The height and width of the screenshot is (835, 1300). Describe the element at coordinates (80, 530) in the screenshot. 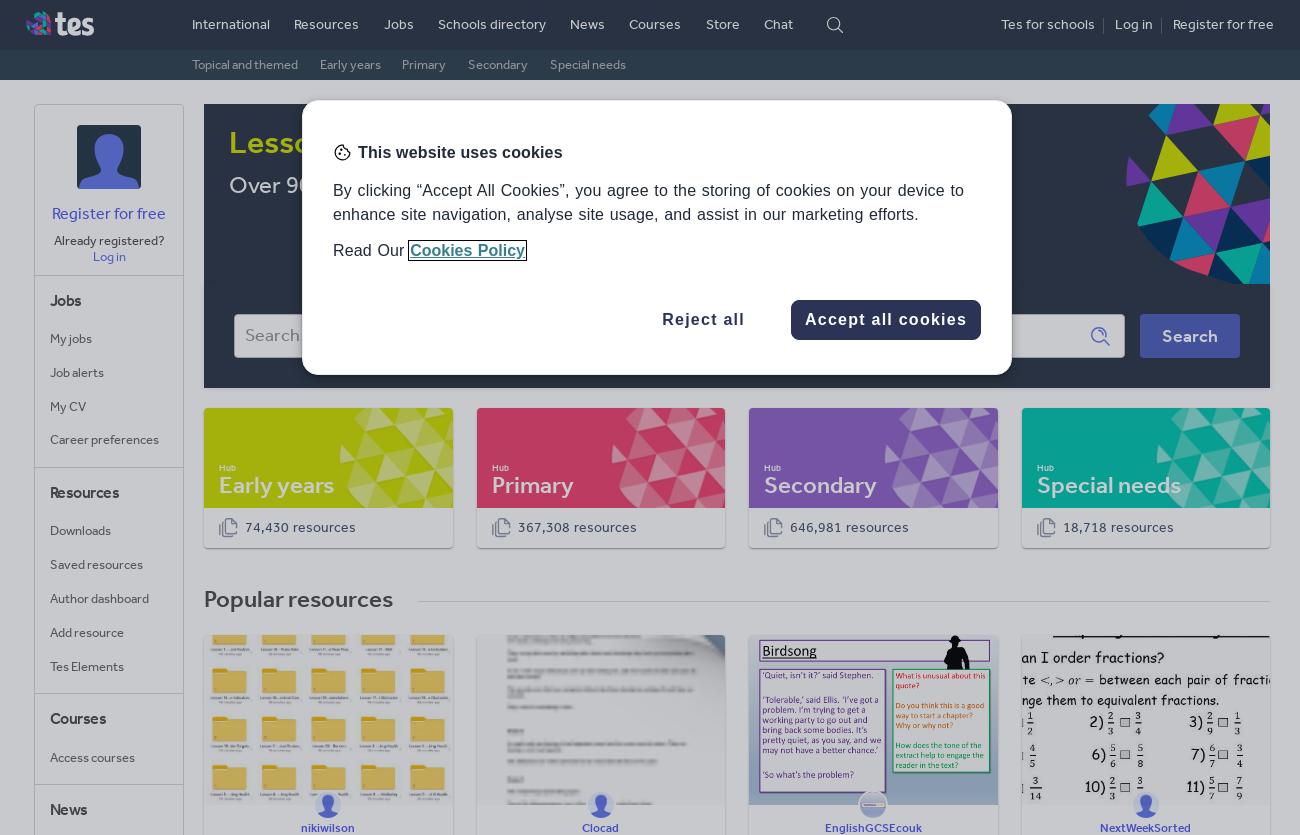

I see `'Downloads'` at that location.